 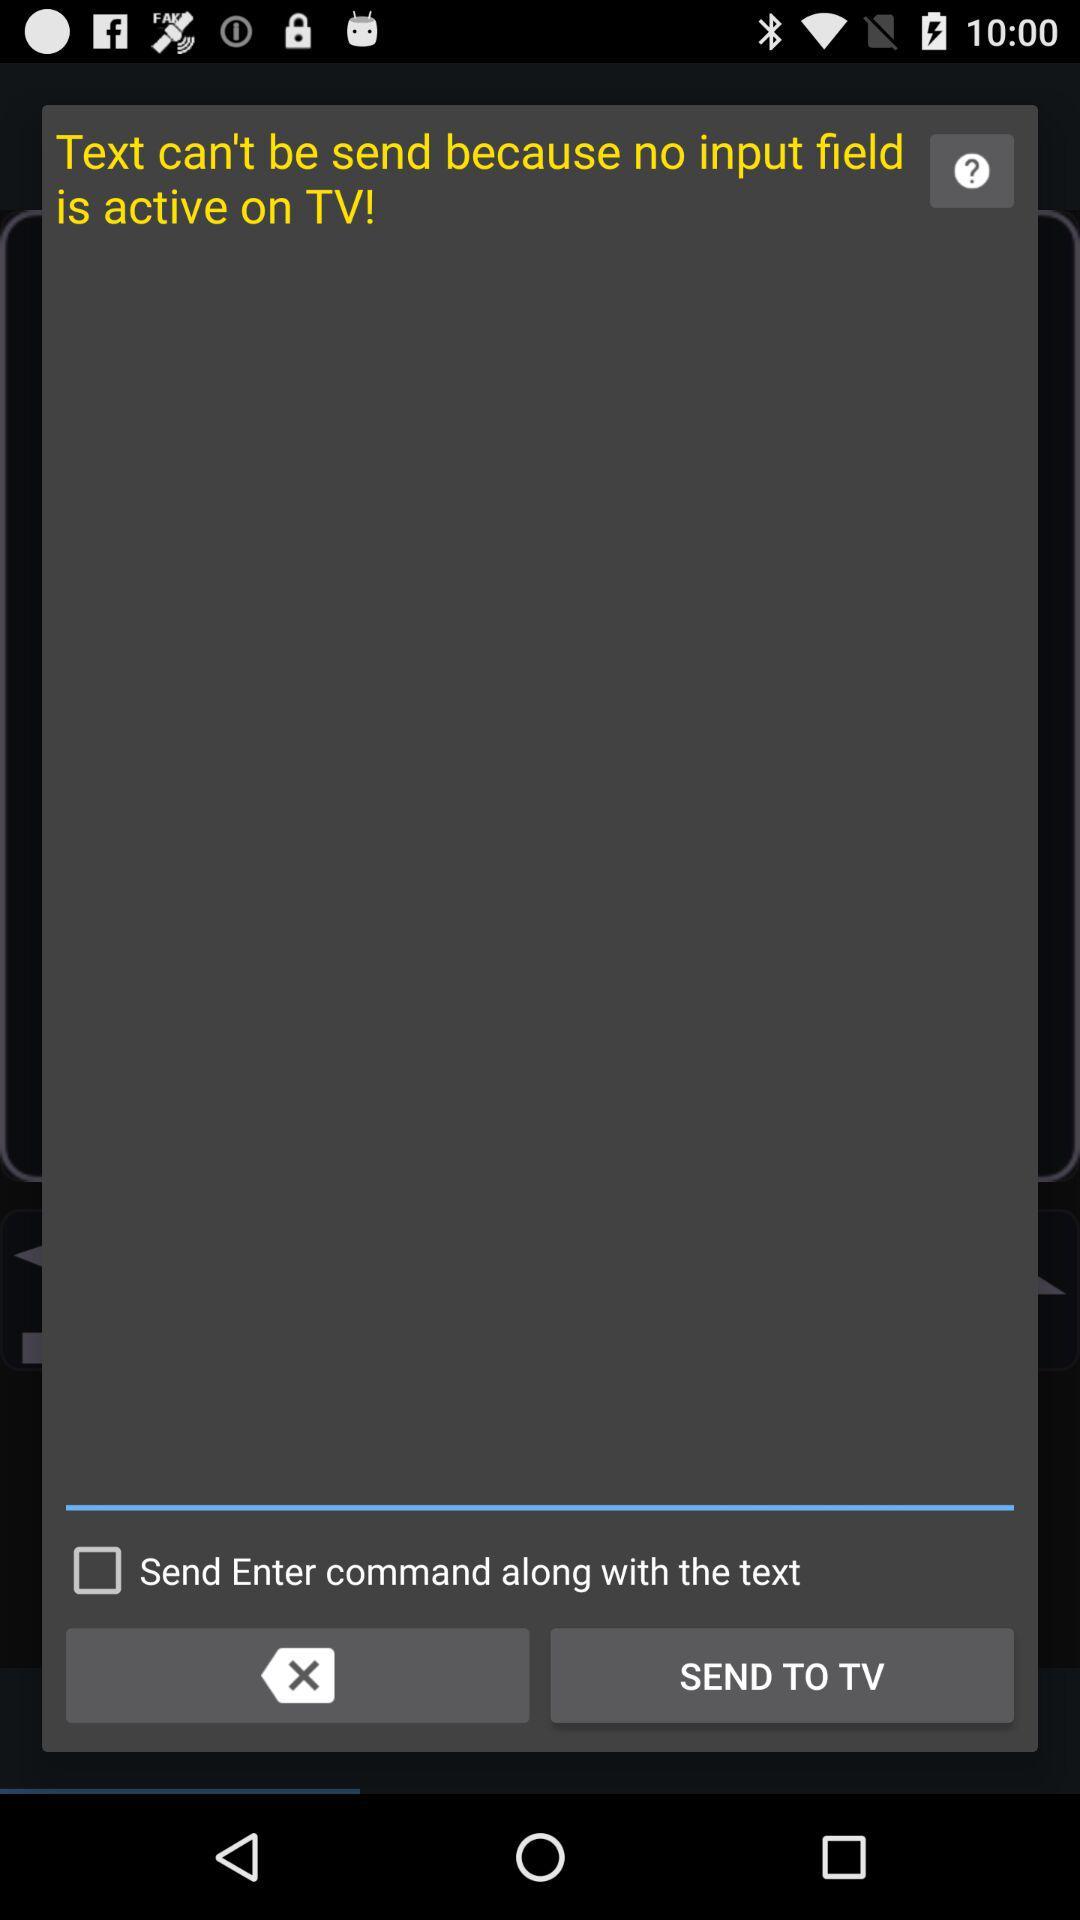 I want to click on send enter command at the bottom, so click(x=427, y=1569).